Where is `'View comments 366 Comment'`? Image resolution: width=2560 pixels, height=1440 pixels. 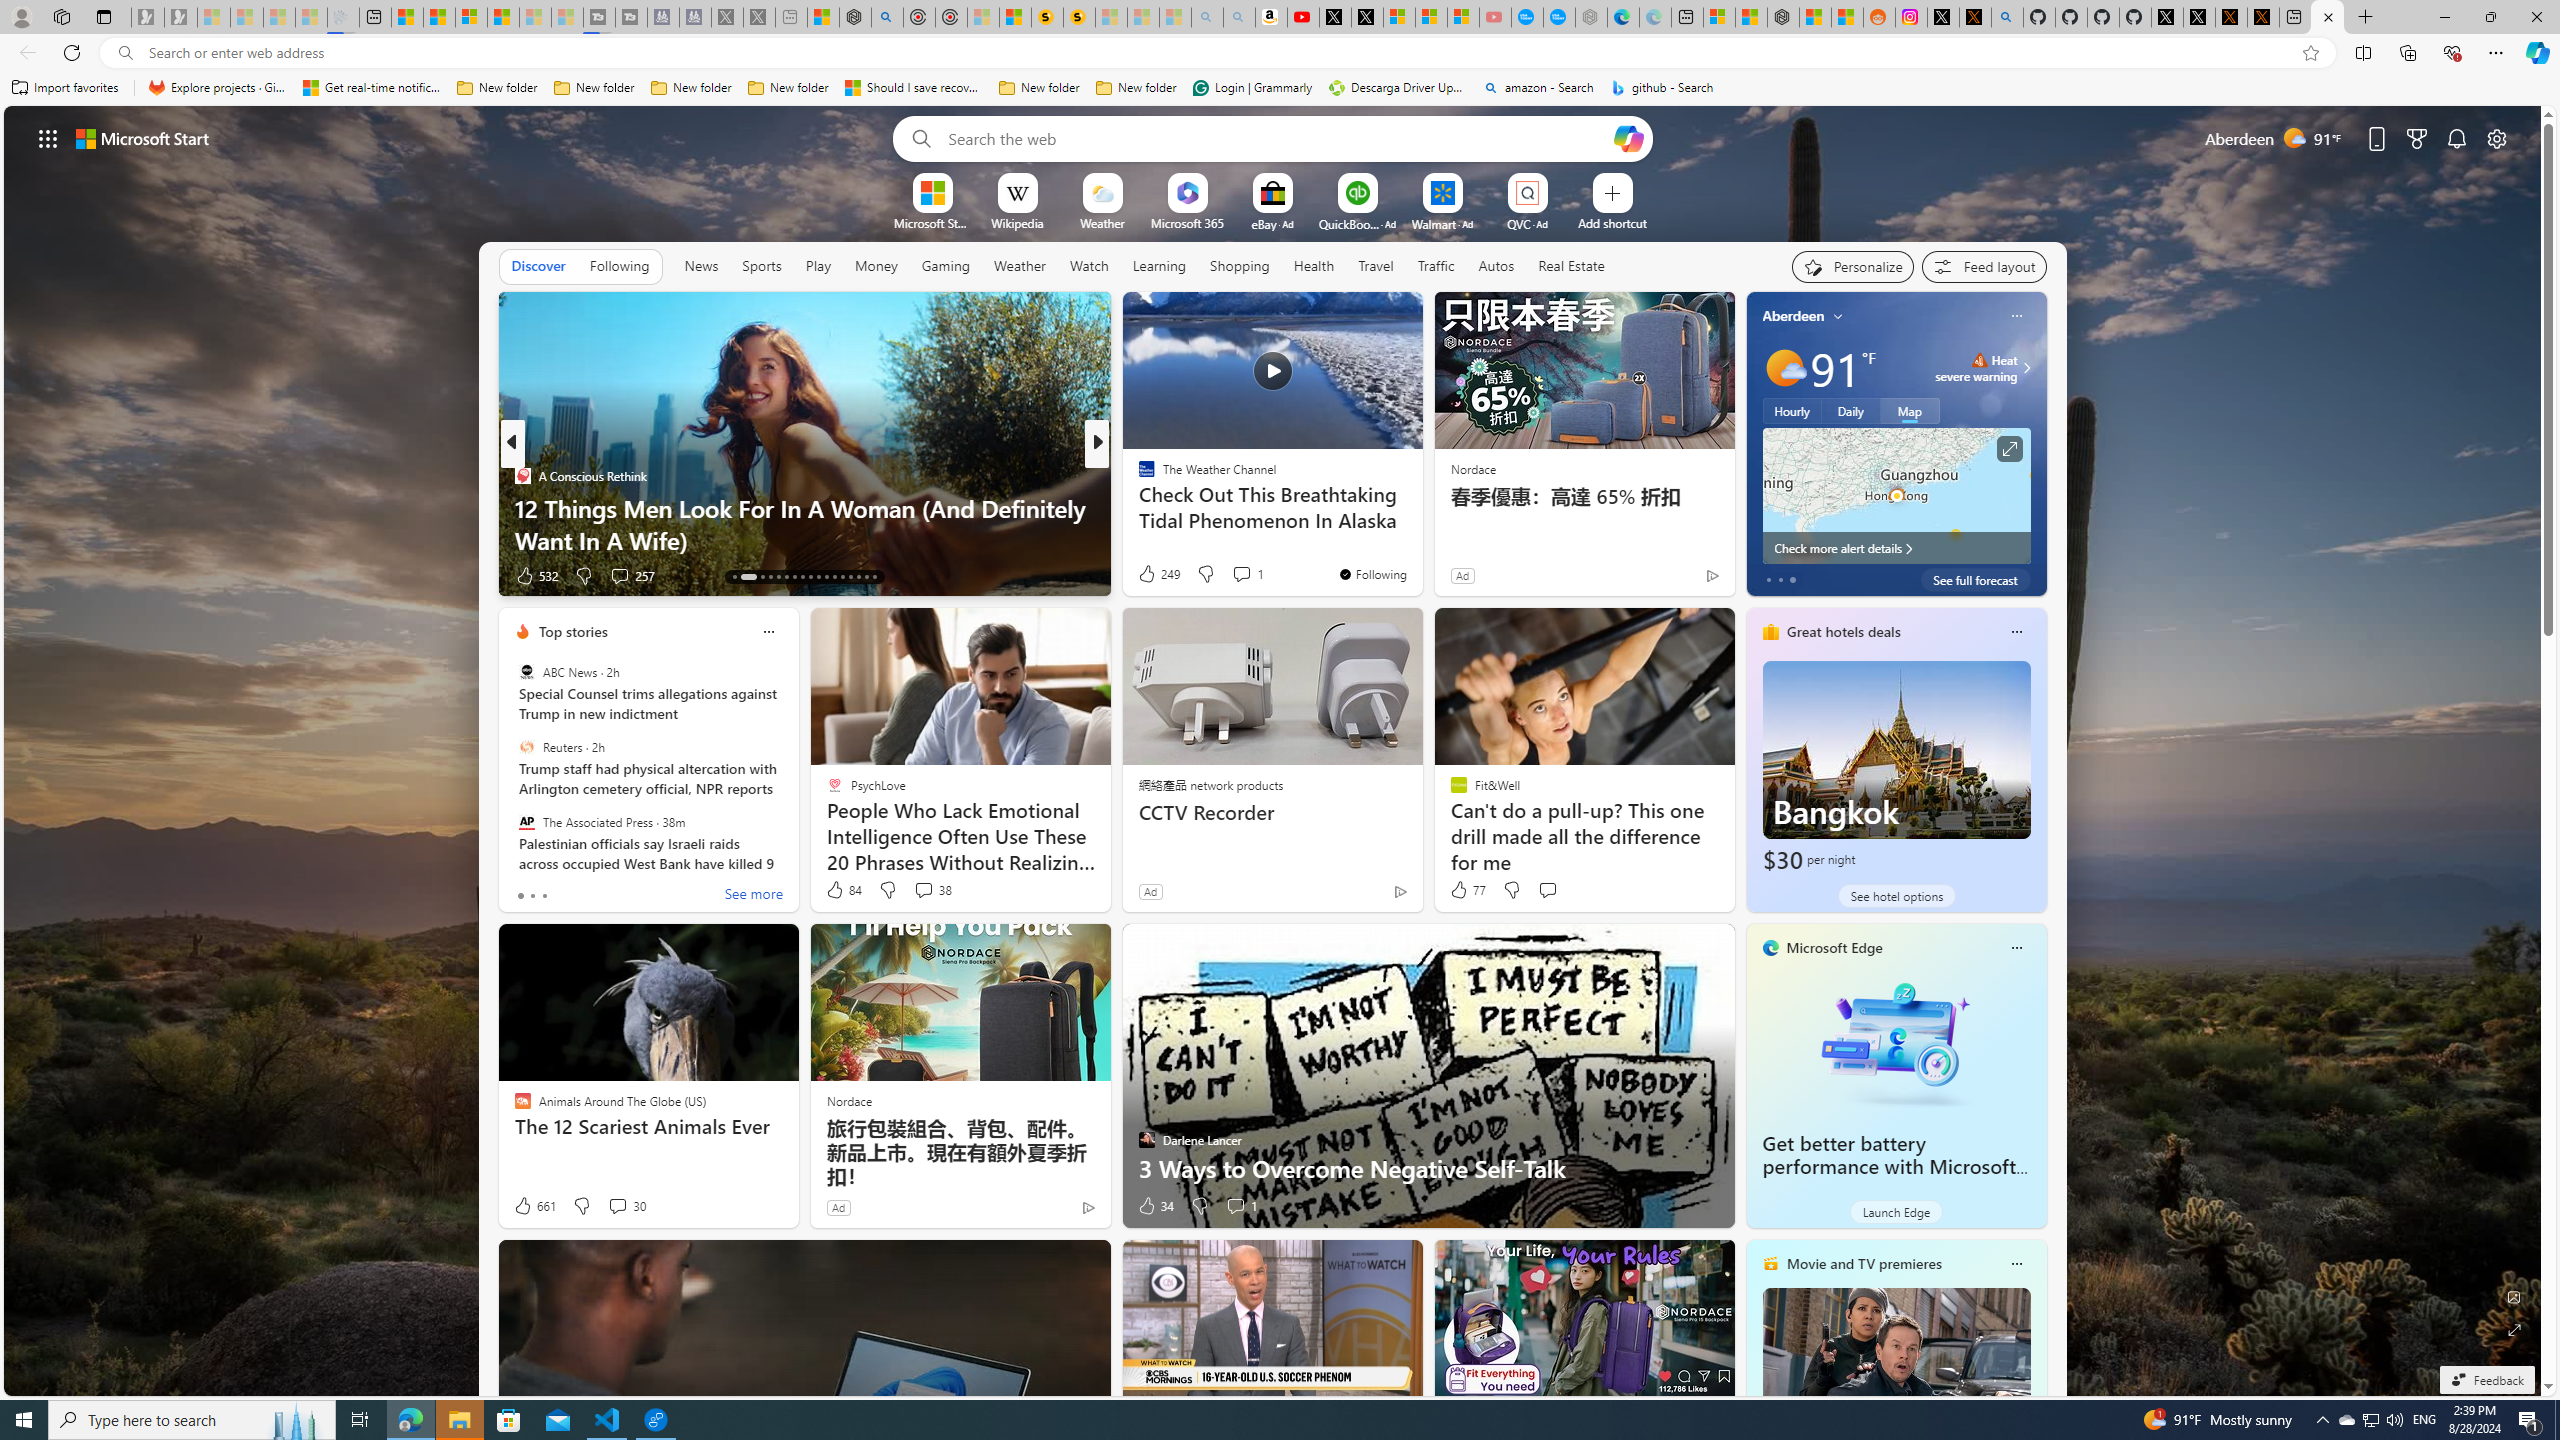
'View comments 366 Comment' is located at coordinates (1247, 575).